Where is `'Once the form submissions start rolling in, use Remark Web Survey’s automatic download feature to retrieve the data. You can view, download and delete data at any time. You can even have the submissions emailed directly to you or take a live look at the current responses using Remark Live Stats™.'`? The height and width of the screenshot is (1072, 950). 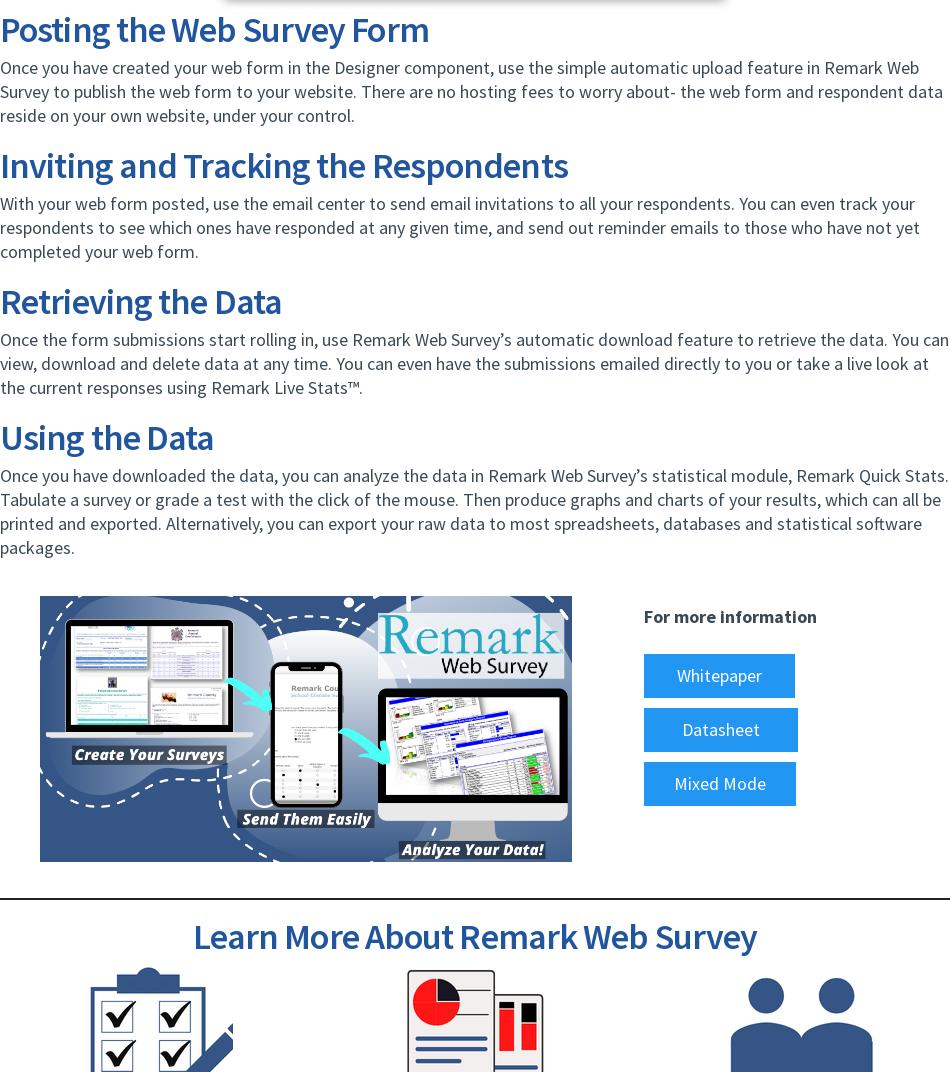
'Once the form submissions start rolling in, use Remark Web Survey’s automatic download feature to retrieve the data. You can view, download and delete data at any time. You can even have the submissions emailed directly to you or take a live look at the current responses using Remark Live Stats™.' is located at coordinates (473, 363).